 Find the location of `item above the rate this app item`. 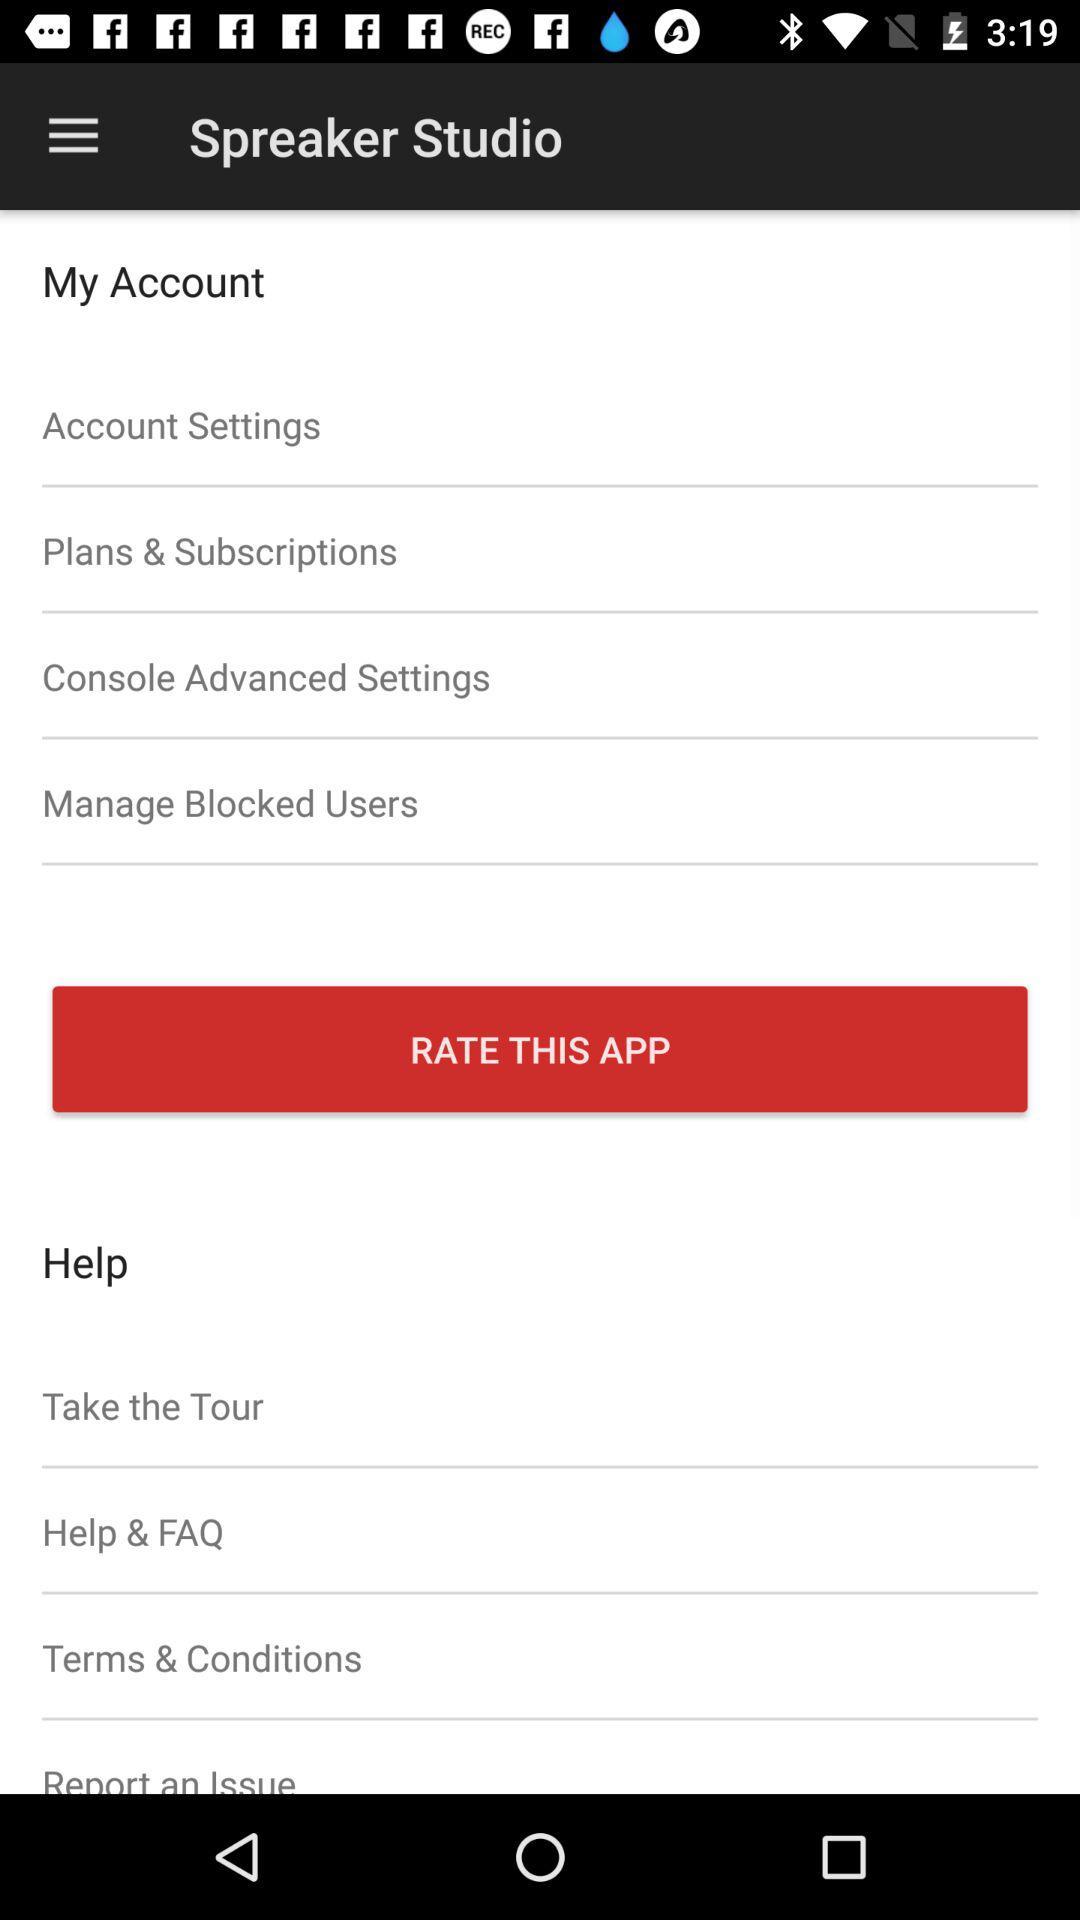

item above the rate this app item is located at coordinates (540, 802).